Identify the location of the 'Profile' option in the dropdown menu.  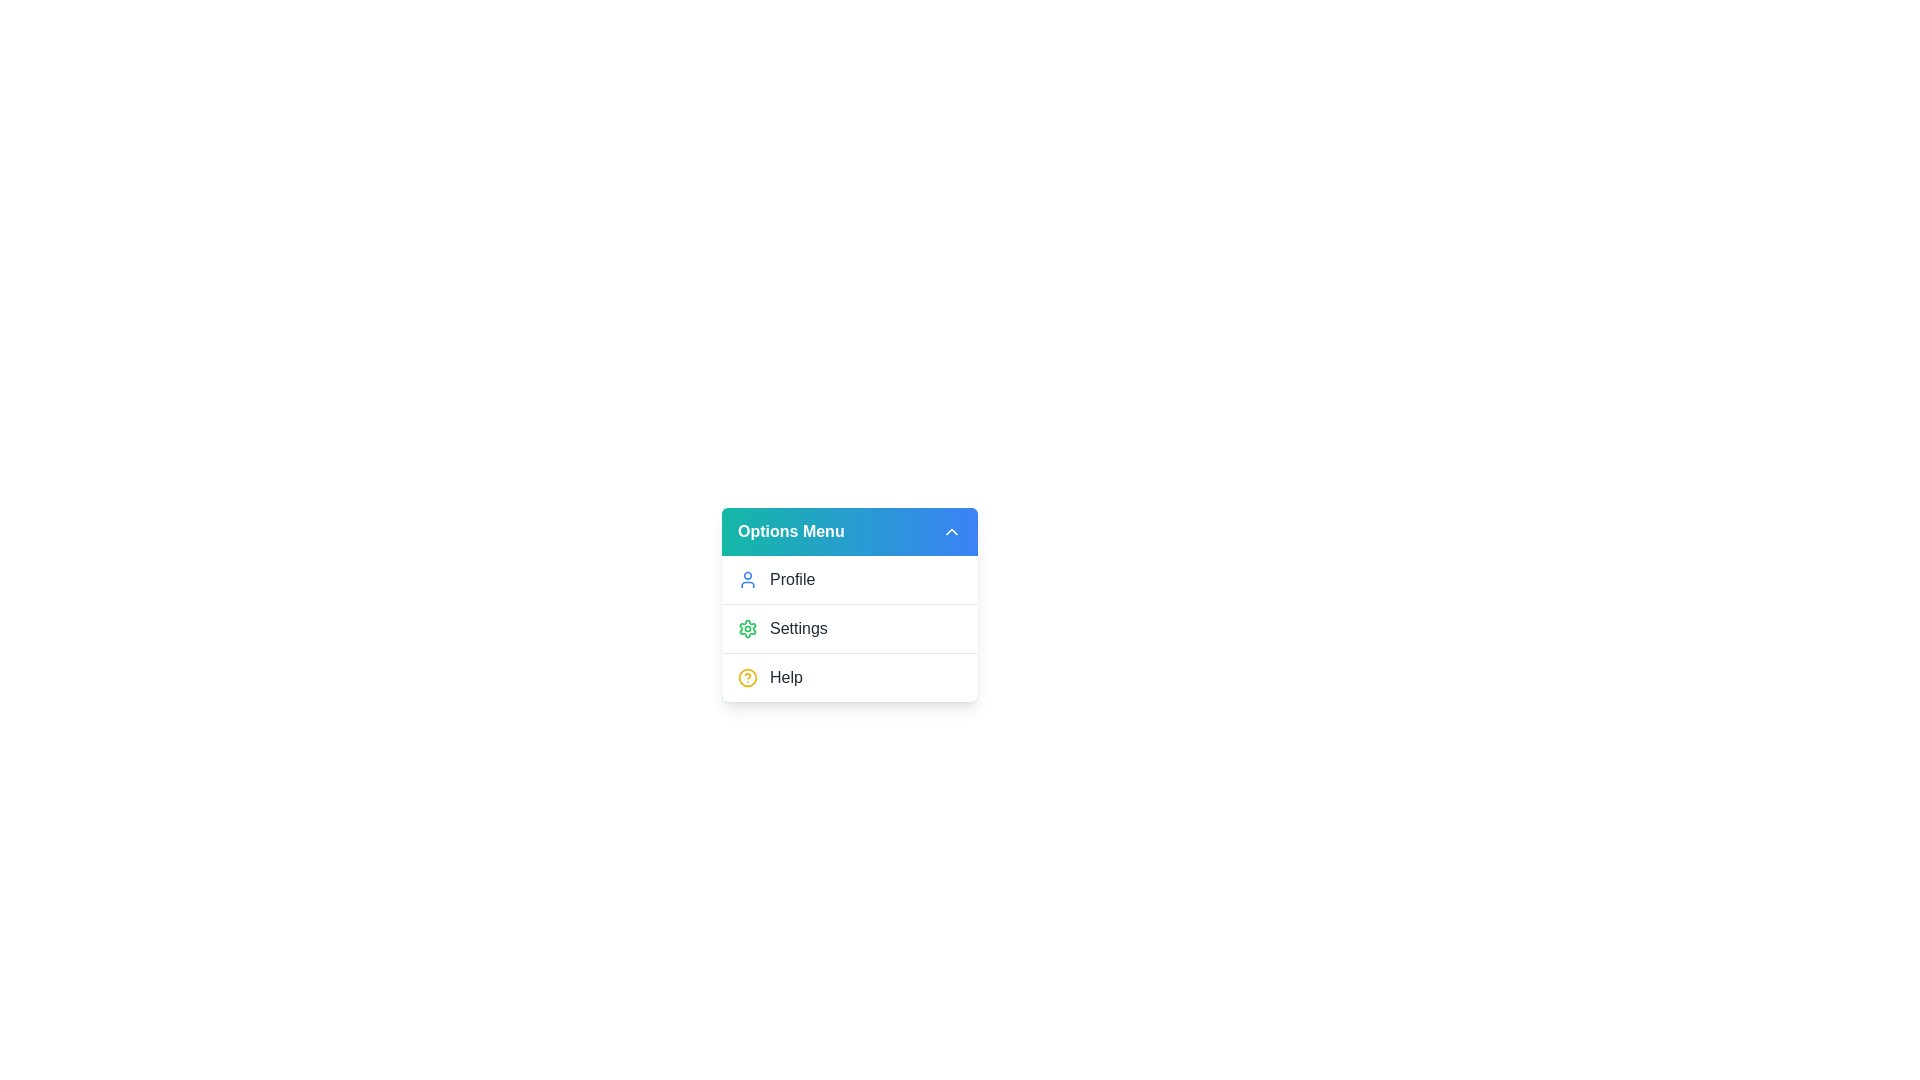
(849, 579).